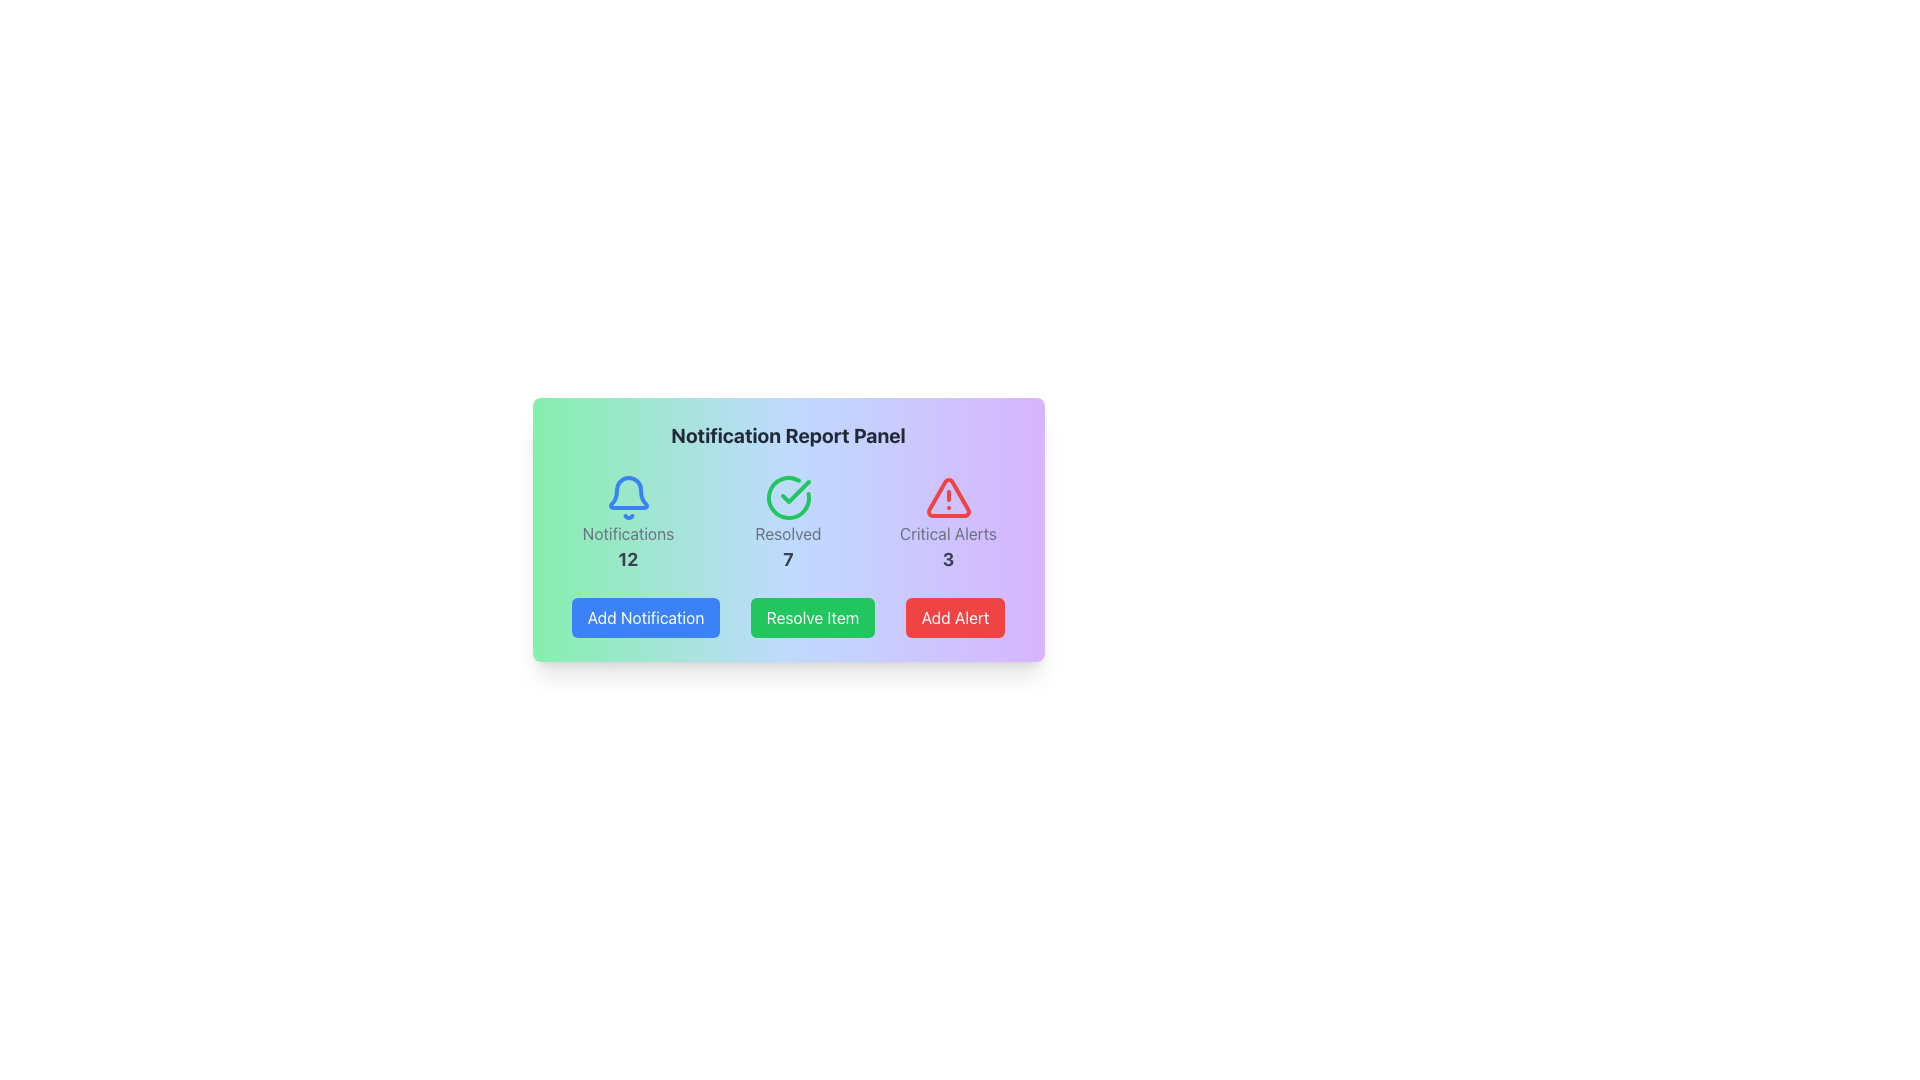 The height and width of the screenshot is (1080, 1920). I want to click on the green circular icon with a check mark located in the 'Resolved' section of the Notification Report Panel UI, which is center-aligned above the text 'Resolved', so click(787, 496).